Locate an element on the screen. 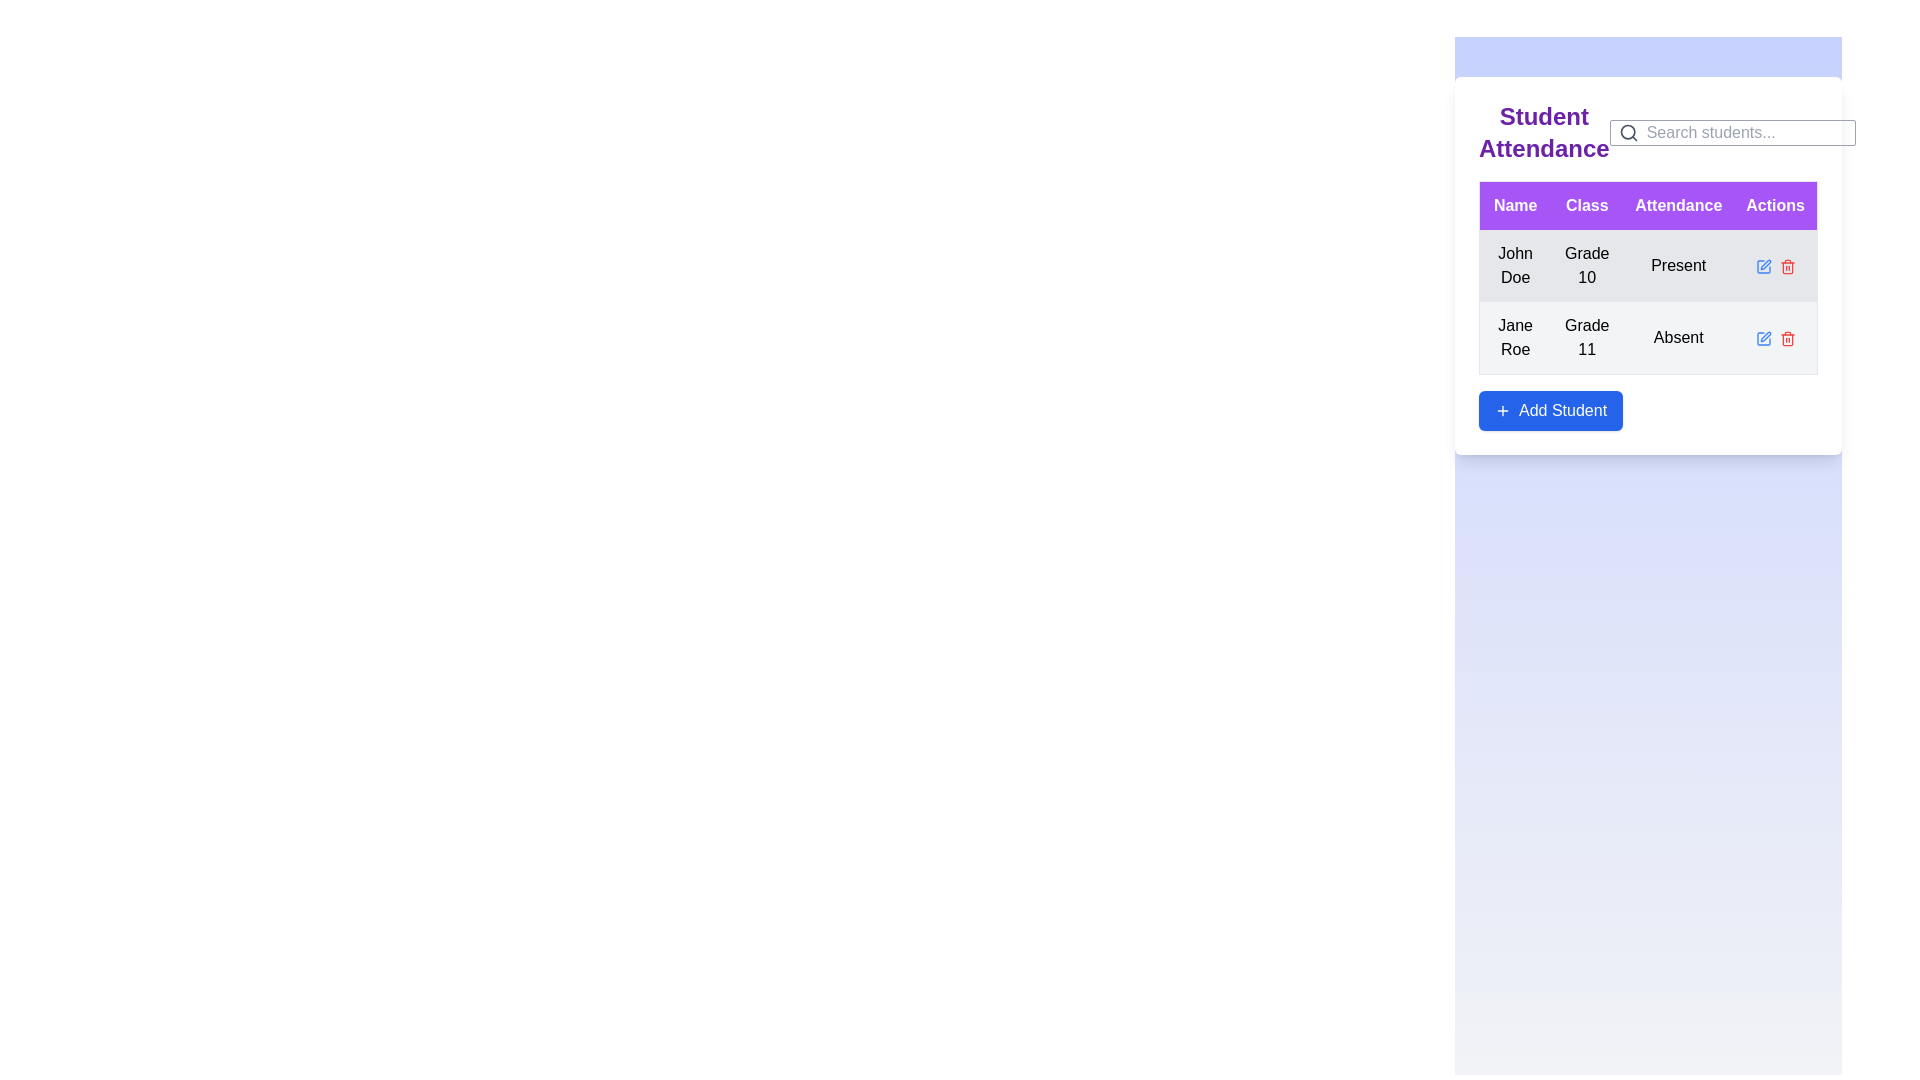 The height and width of the screenshot is (1080, 1920). the static text indicating the grade level for student 'Jane Roe' in the 'Class' column of the table is located at coordinates (1586, 337).